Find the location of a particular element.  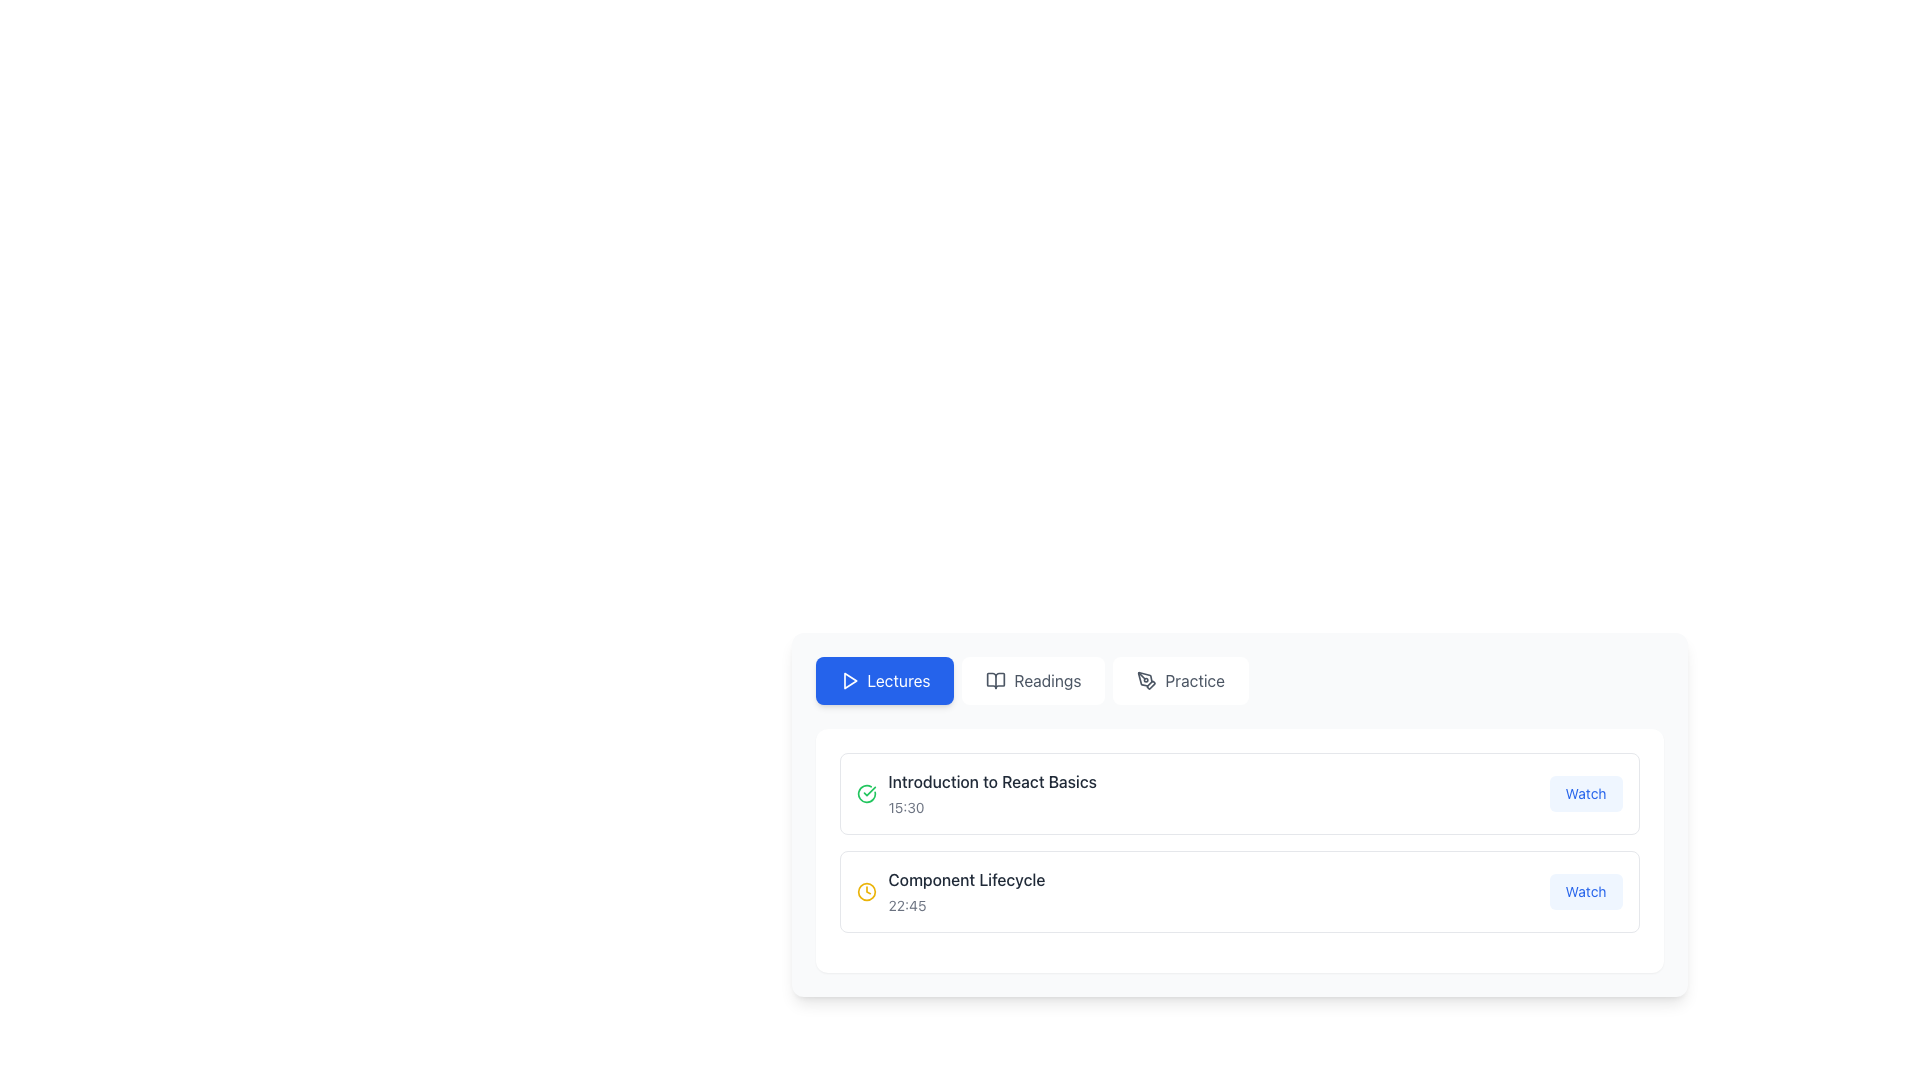

the circular icon with a green outline and a checkmark in its center, which indicates a completed task, located to the left of the text 'Introduction to React Basics' and above the timestamp '15:30' is located at coordinates (866, 793).